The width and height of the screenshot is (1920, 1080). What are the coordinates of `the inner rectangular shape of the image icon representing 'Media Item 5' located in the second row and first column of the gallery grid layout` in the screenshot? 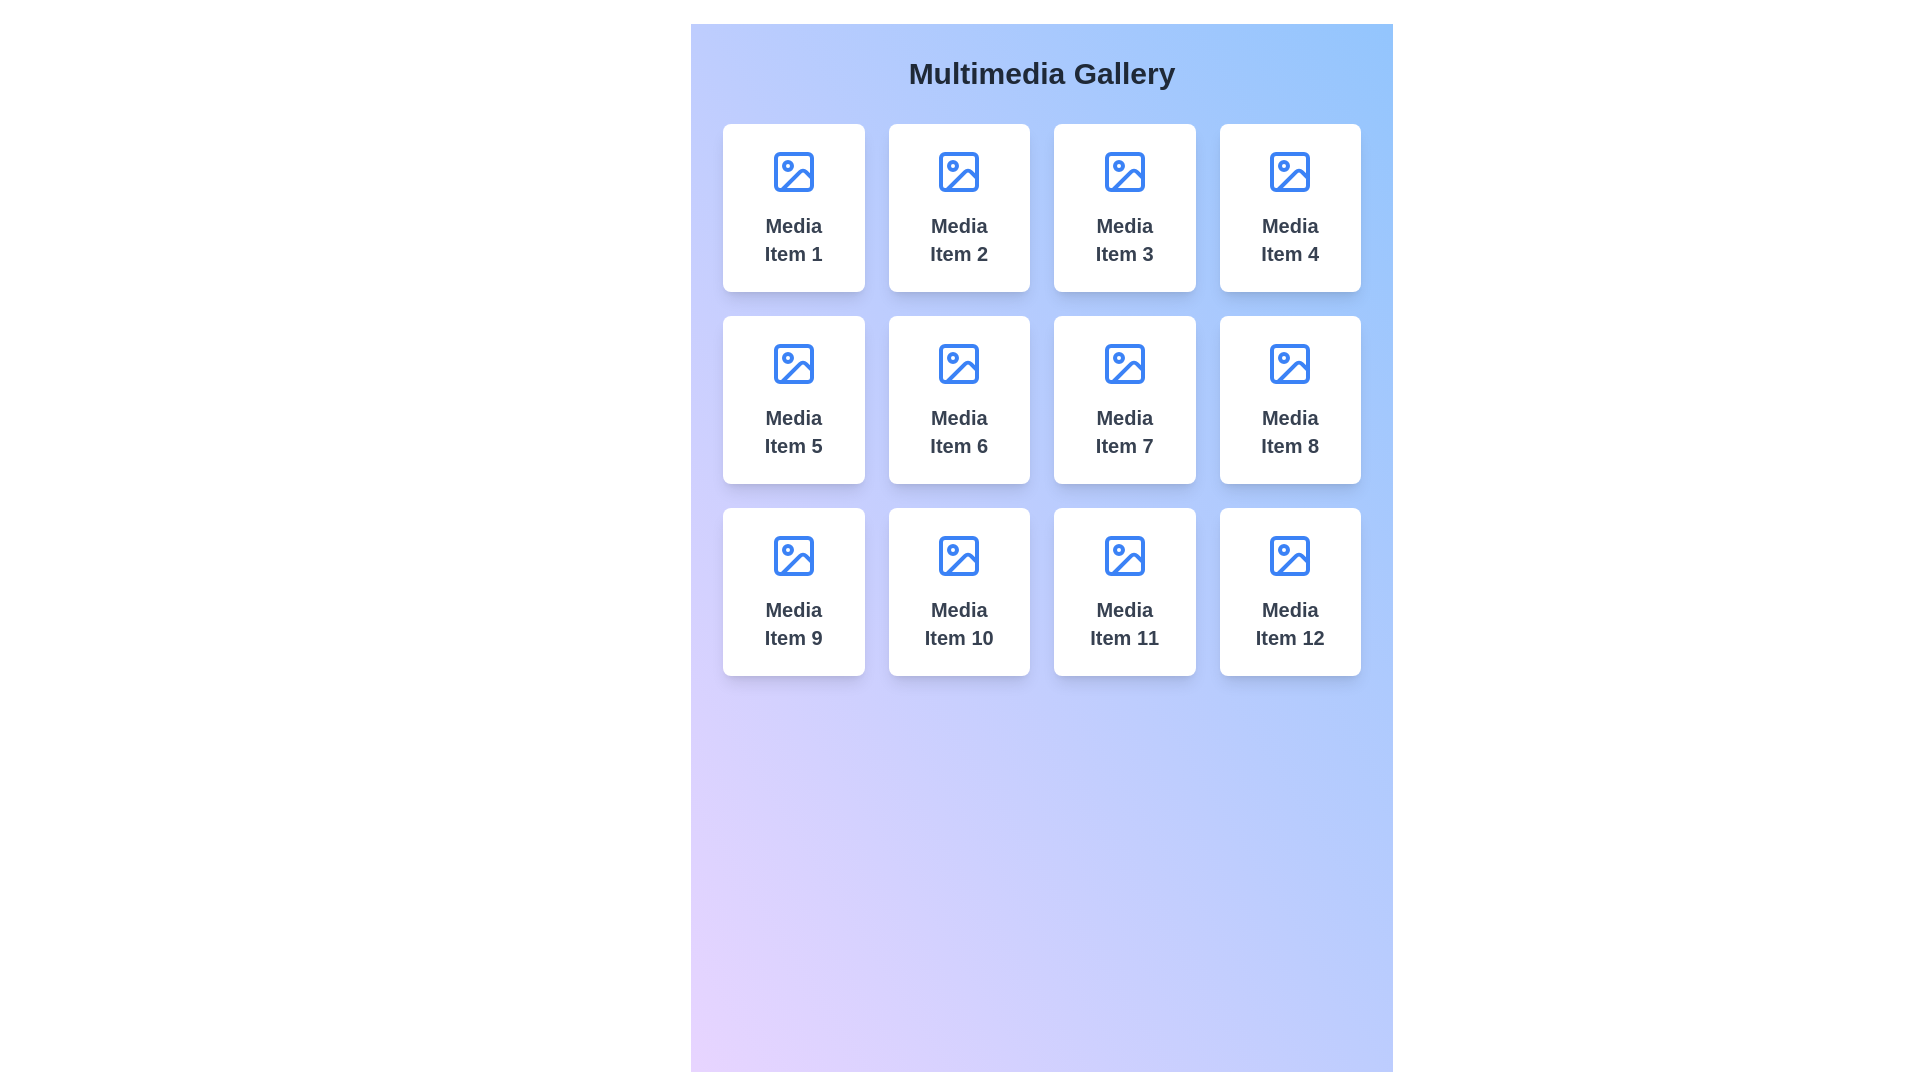 It's located at (792, 363).